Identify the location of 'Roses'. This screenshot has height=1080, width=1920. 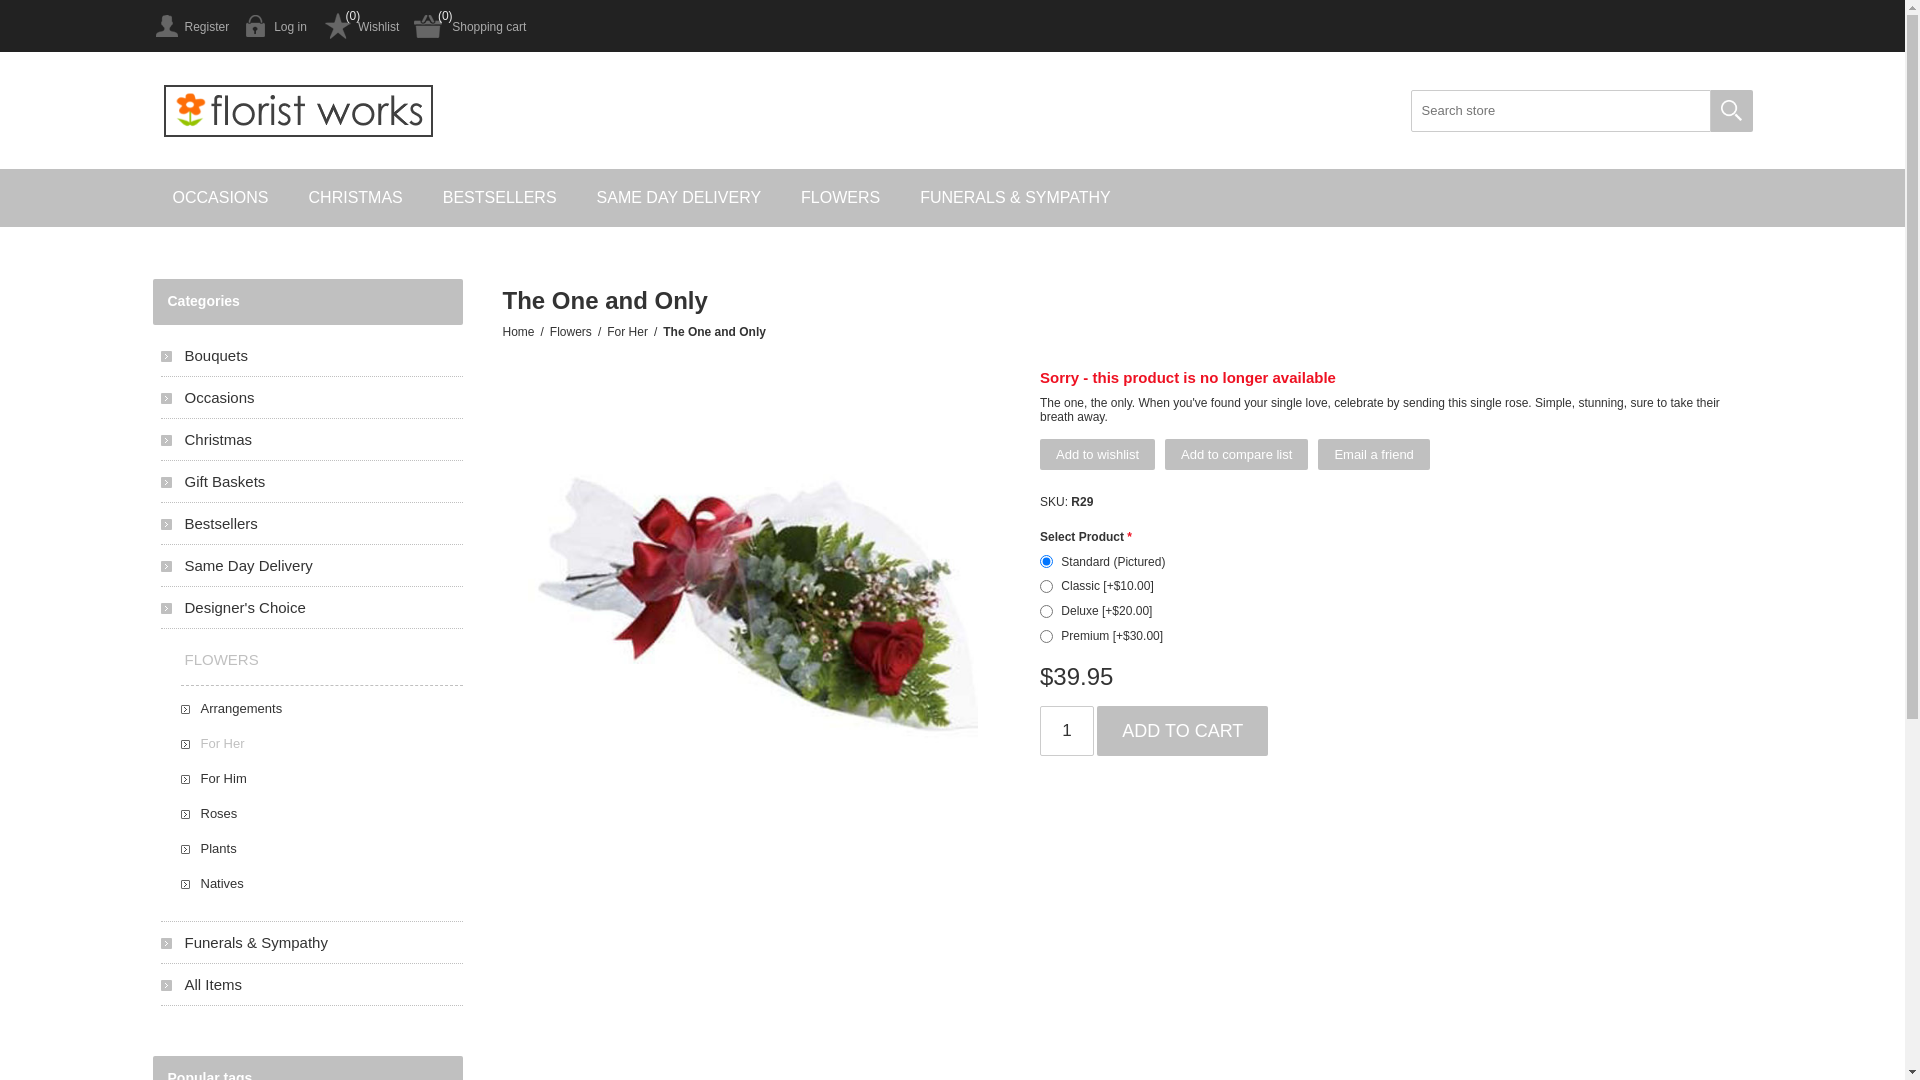
(180, 813).